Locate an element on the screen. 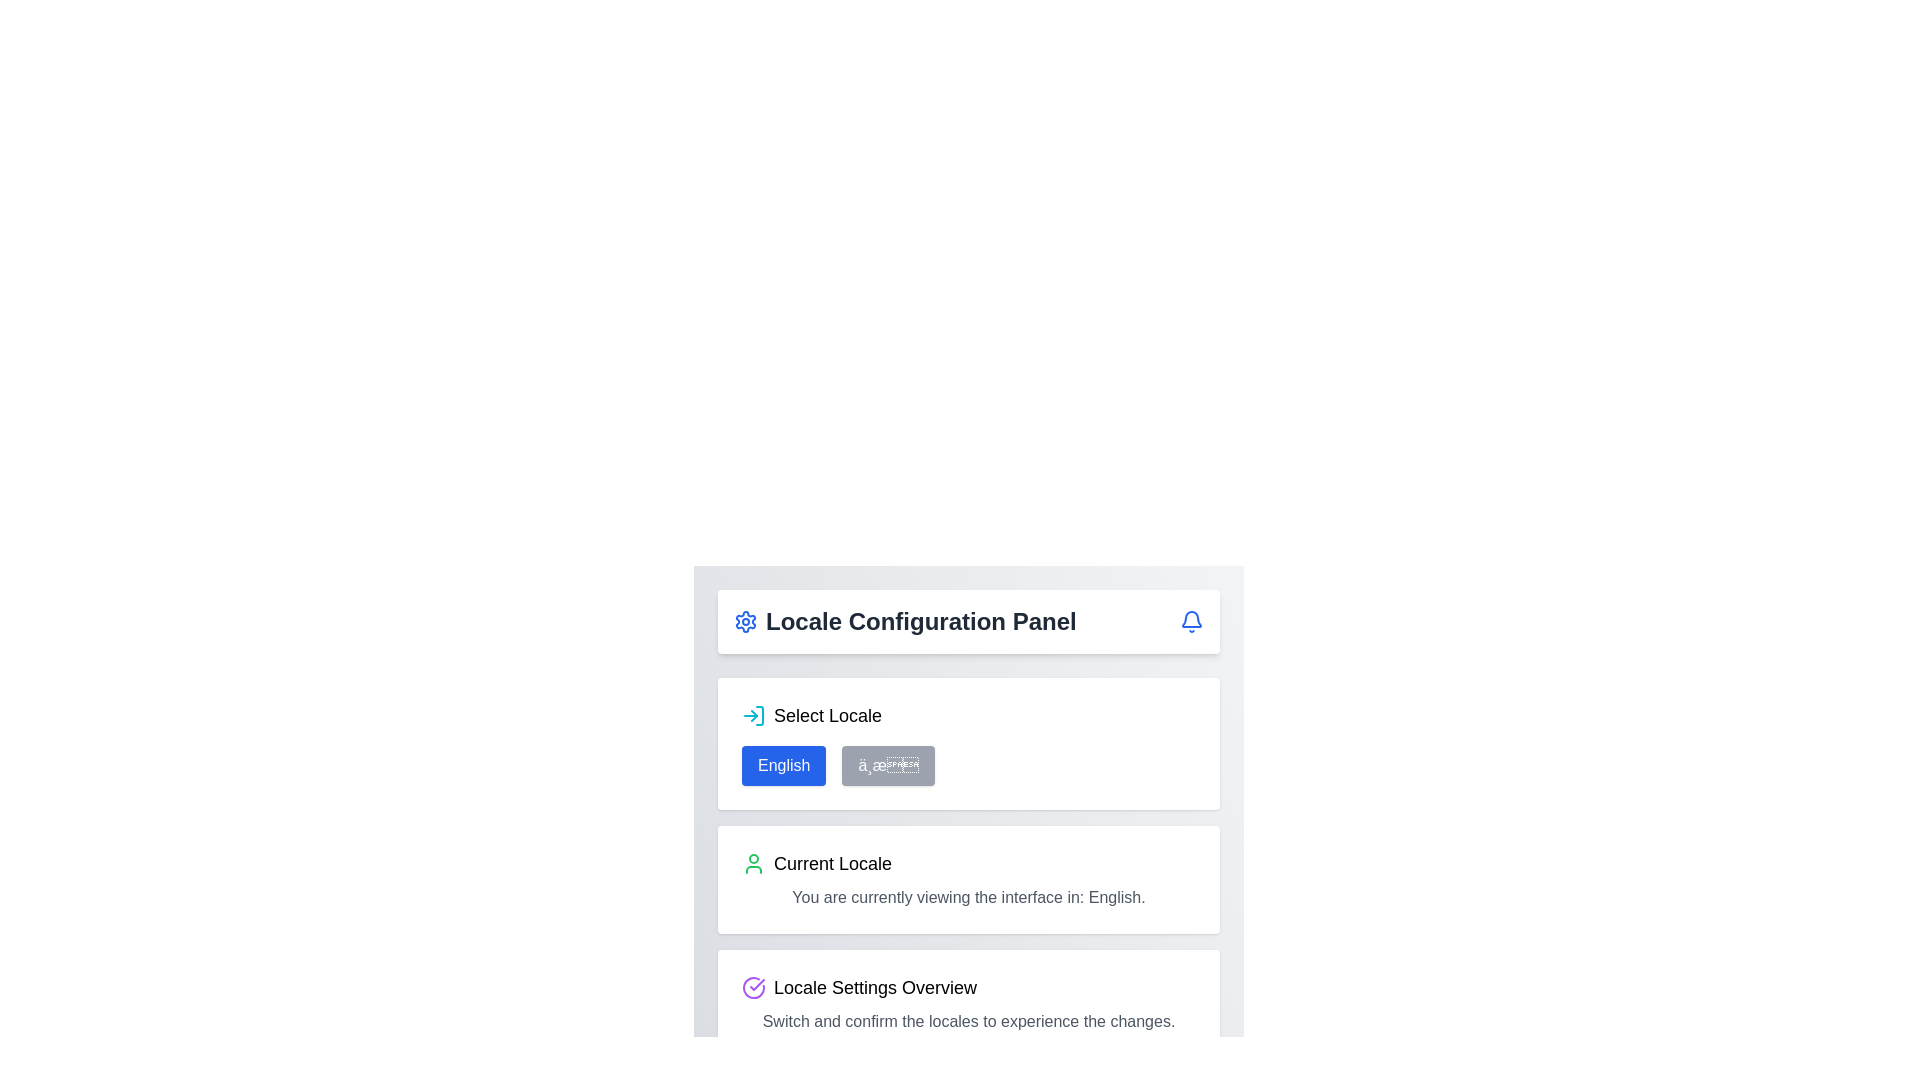  the Informational Panel that displays the current locale information, located between the 'Select Locale' section and the 'Locale Settings Overview' section is located at coordinates (969, 866).